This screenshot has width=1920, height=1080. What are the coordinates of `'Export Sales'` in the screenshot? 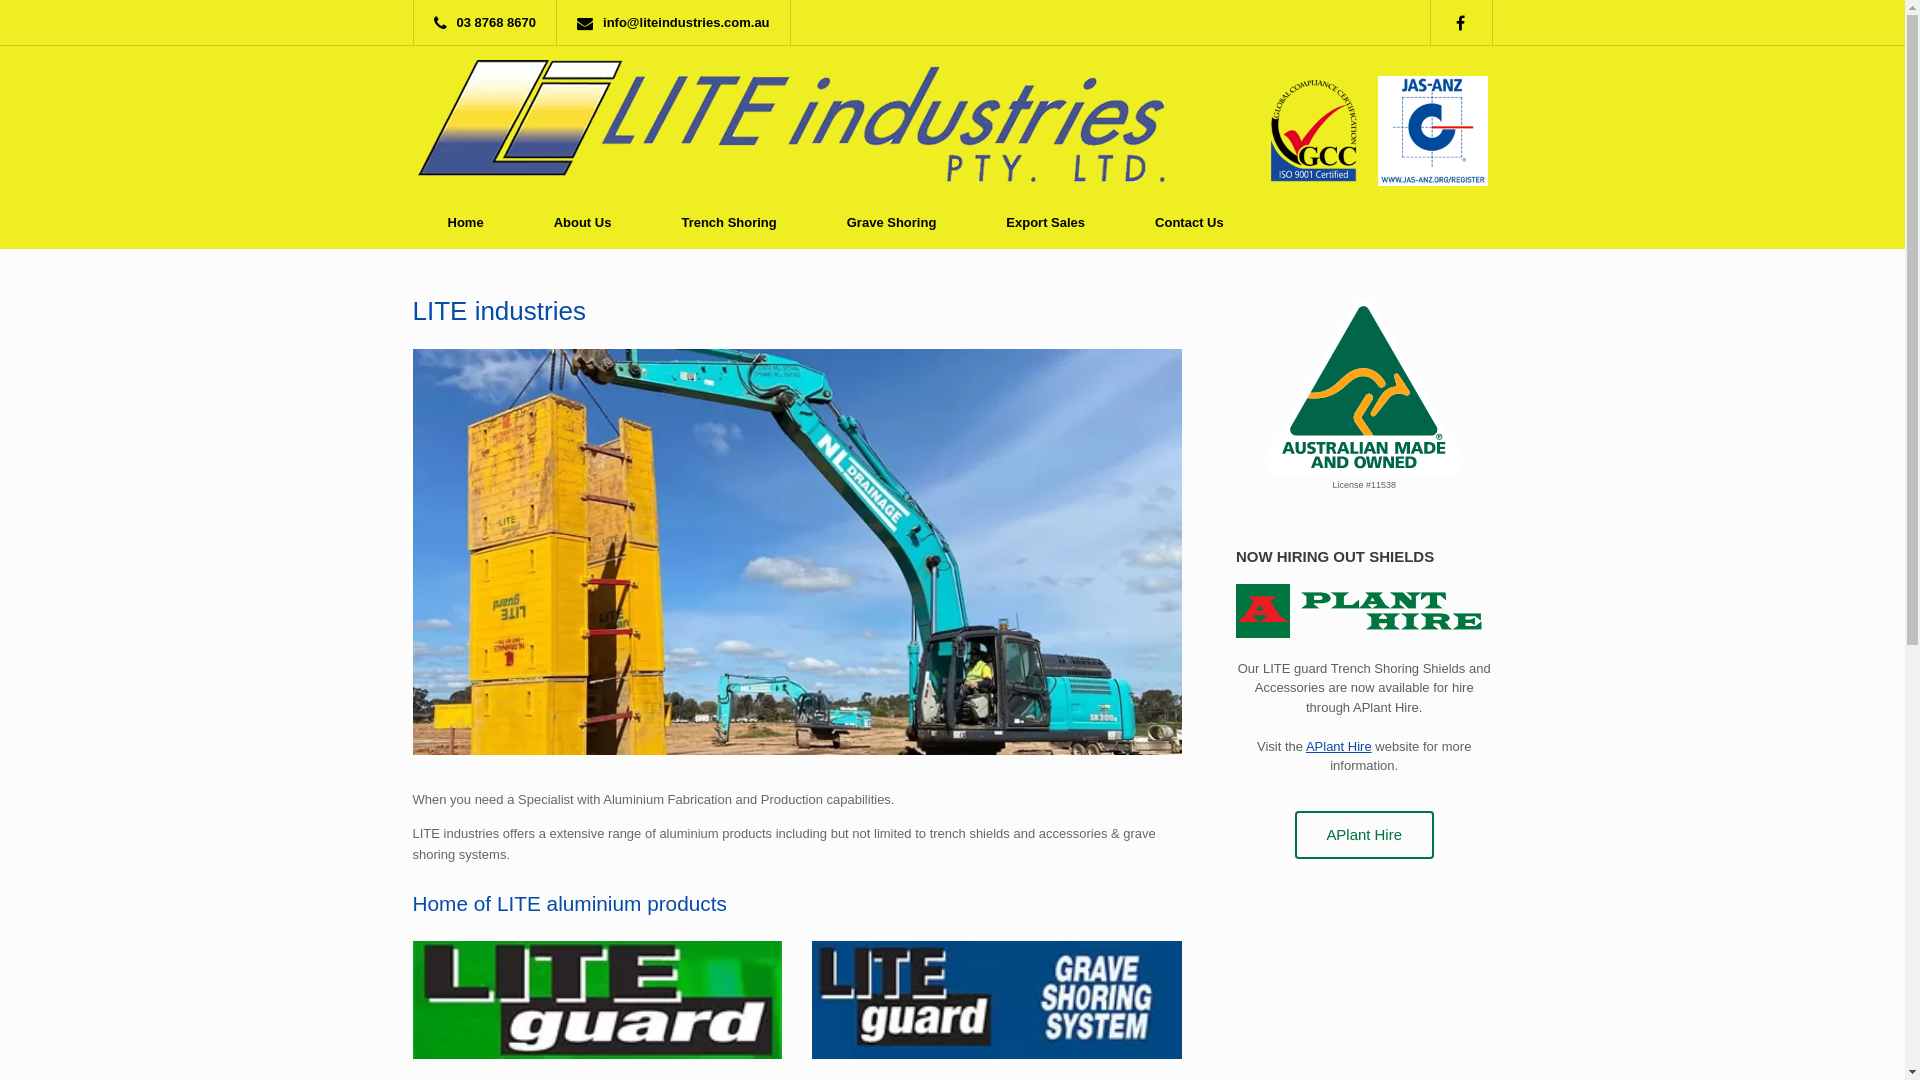 It's located at (970, 222).